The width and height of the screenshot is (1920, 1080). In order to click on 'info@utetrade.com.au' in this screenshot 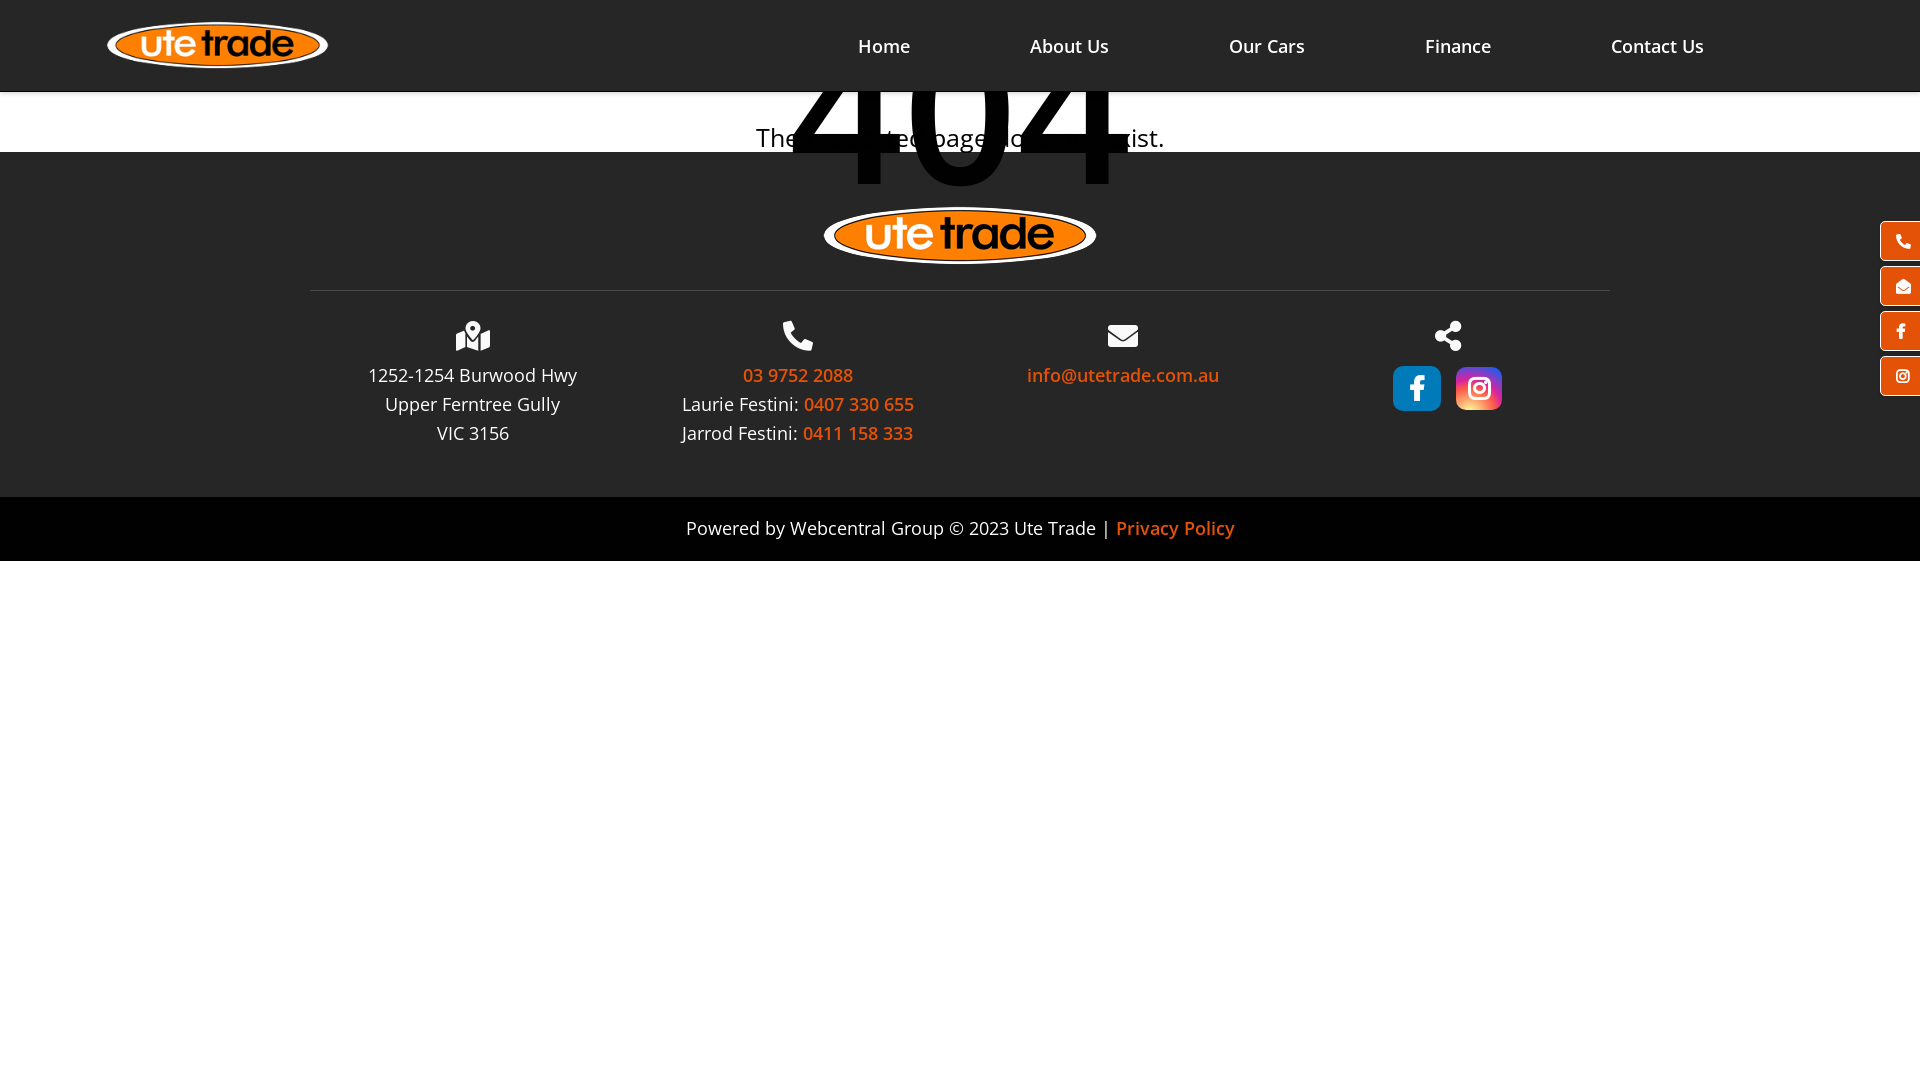, I will do `click(1122, 375)`.